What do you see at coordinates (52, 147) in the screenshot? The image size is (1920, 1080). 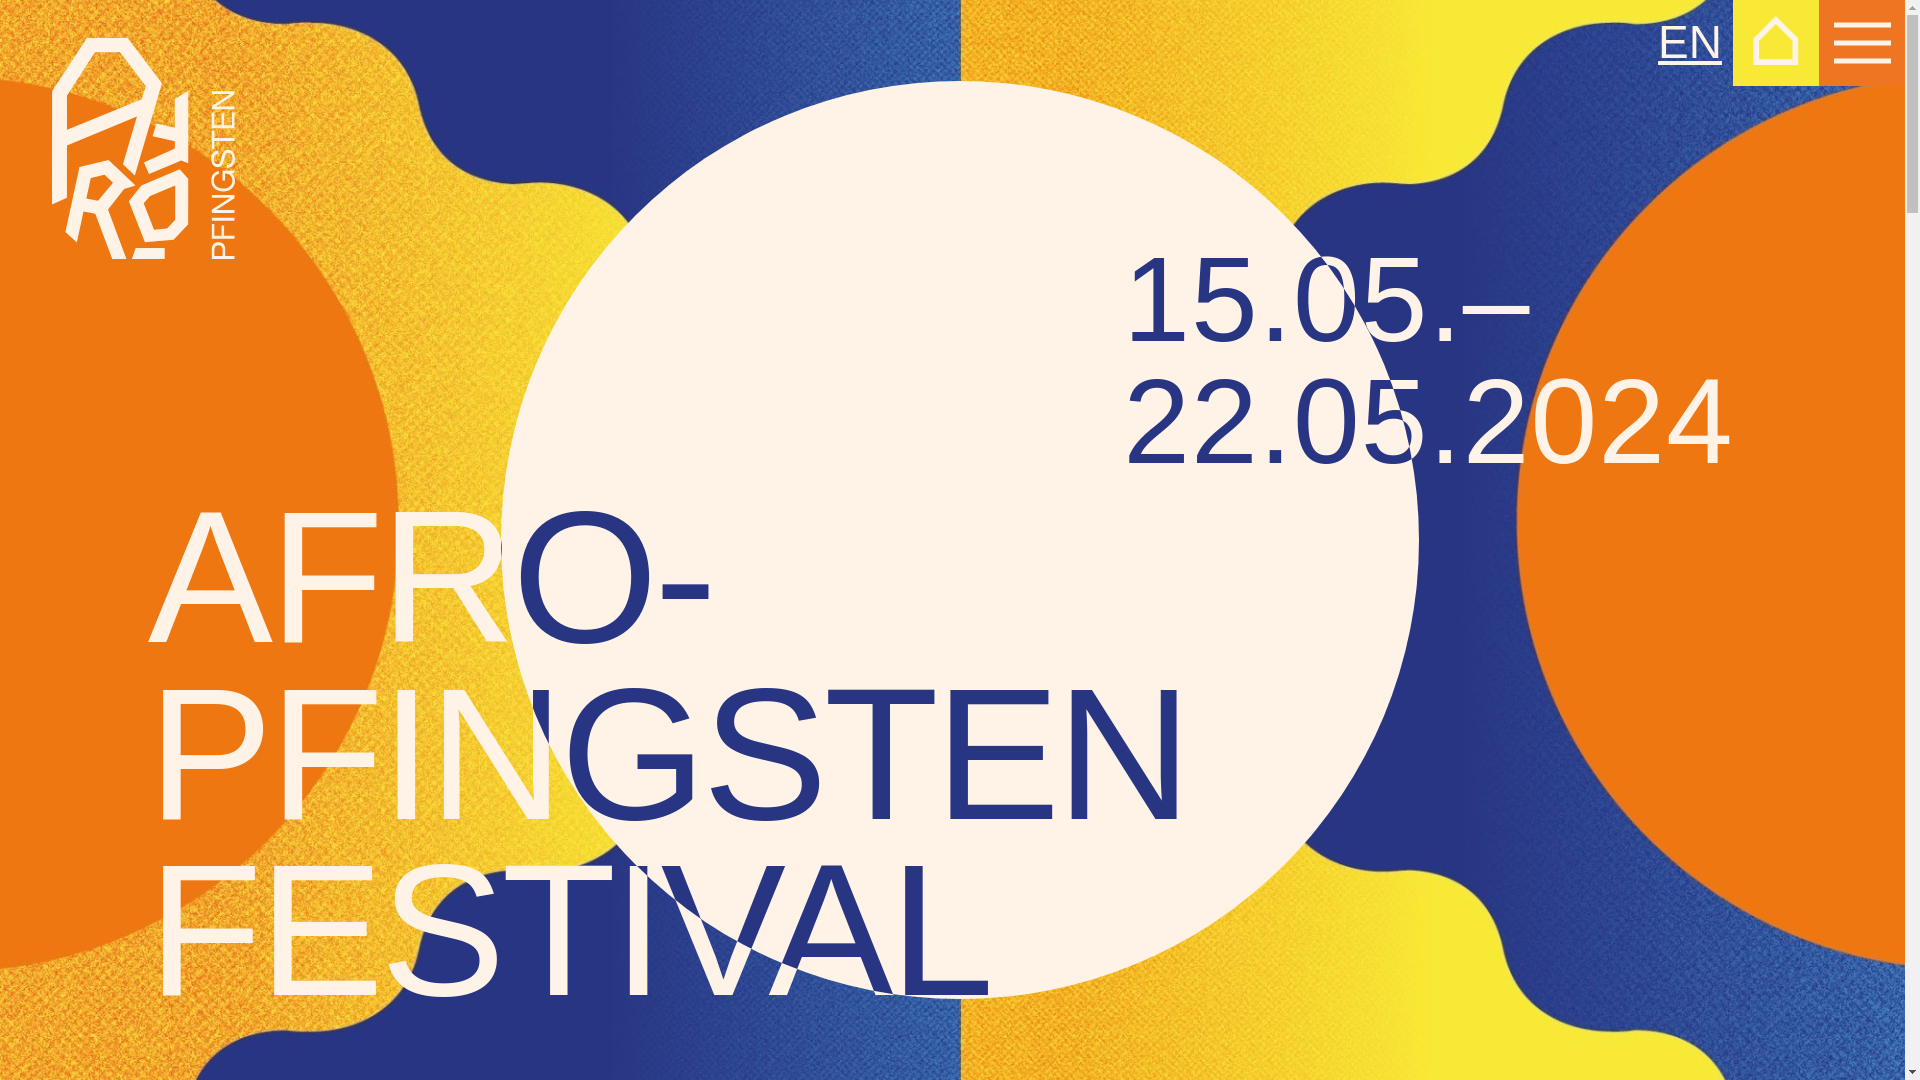 I see `'Afro-Pfingsten Winterthur'` at bounding box center [52, 147].